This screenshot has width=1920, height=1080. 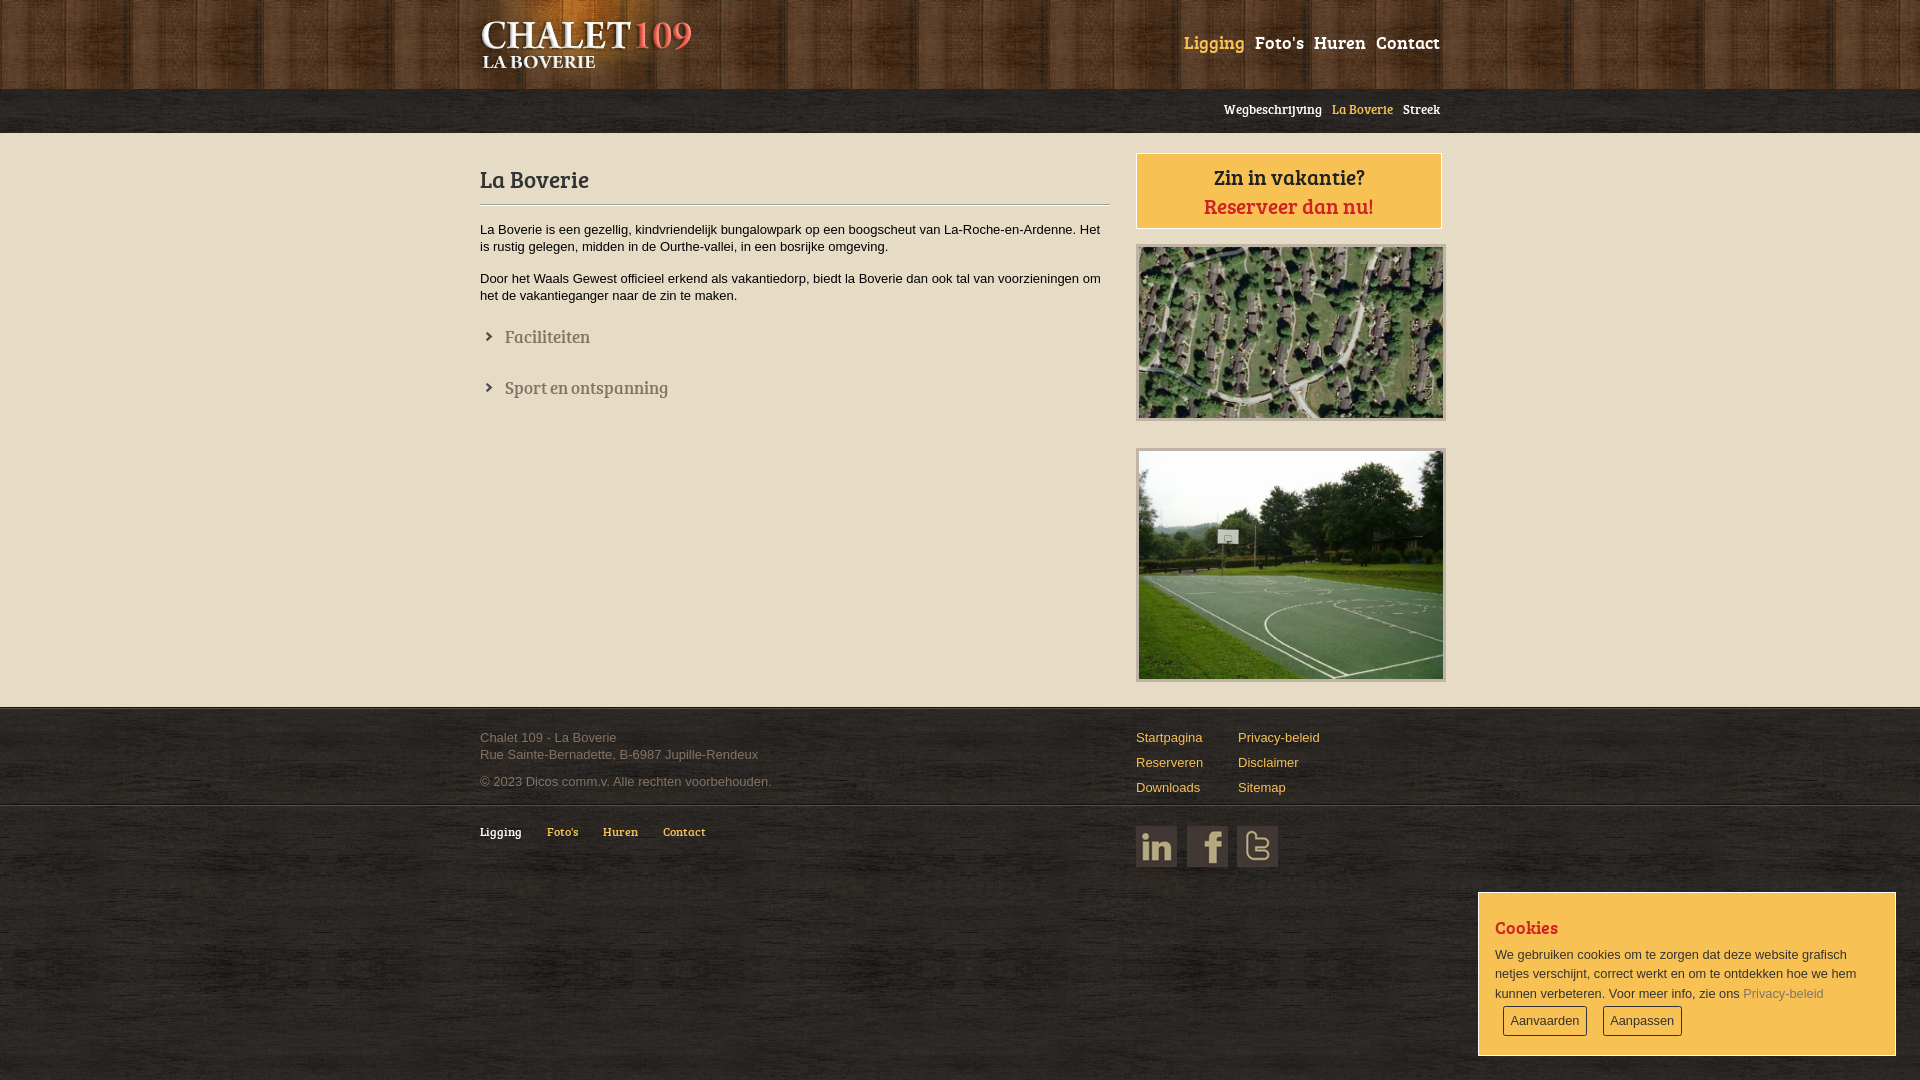 What do you see at coordinates (1169, 737) in the screenshot?
I see `'Startpagina'` at bounding box center [1169, 737].